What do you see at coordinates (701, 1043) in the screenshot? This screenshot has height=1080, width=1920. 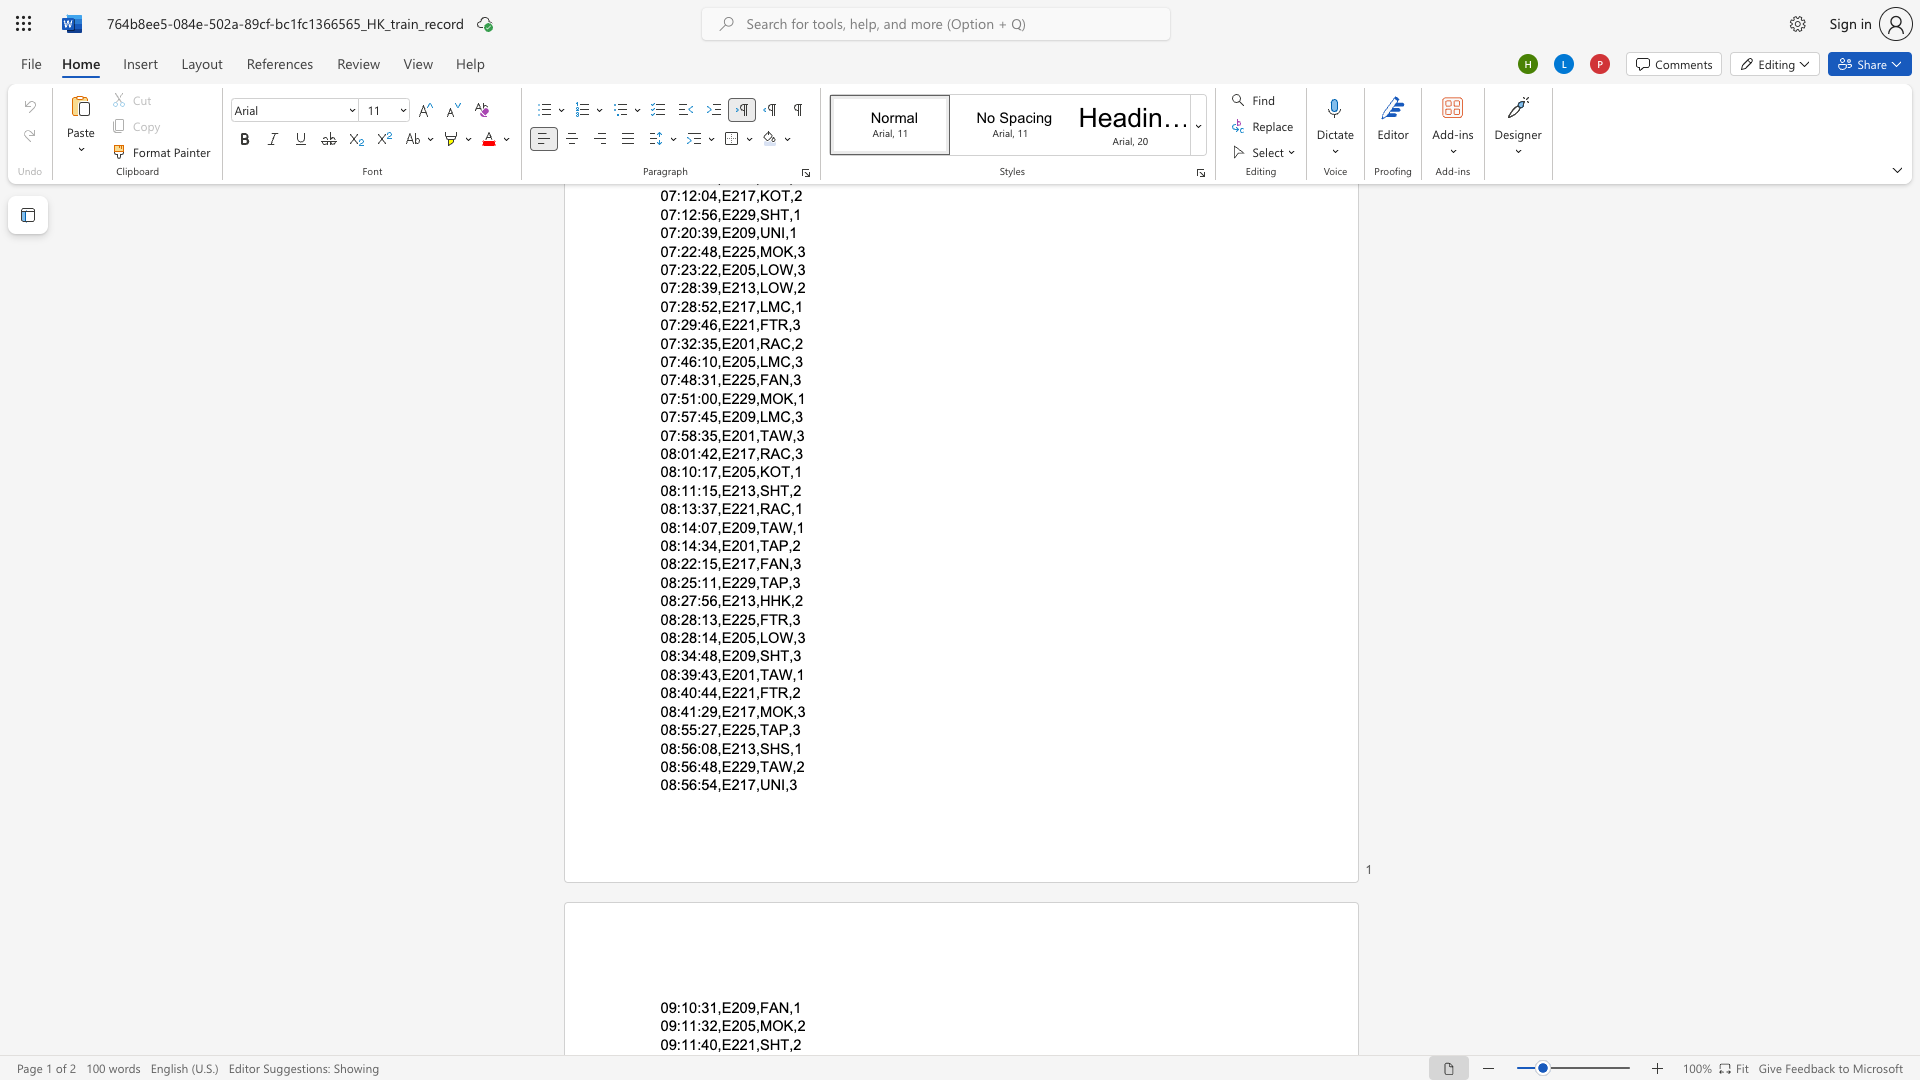 I see `the subset text "40," within the text "09:11:40,E221,SHT,2"` at bounding box center [701, 1043].